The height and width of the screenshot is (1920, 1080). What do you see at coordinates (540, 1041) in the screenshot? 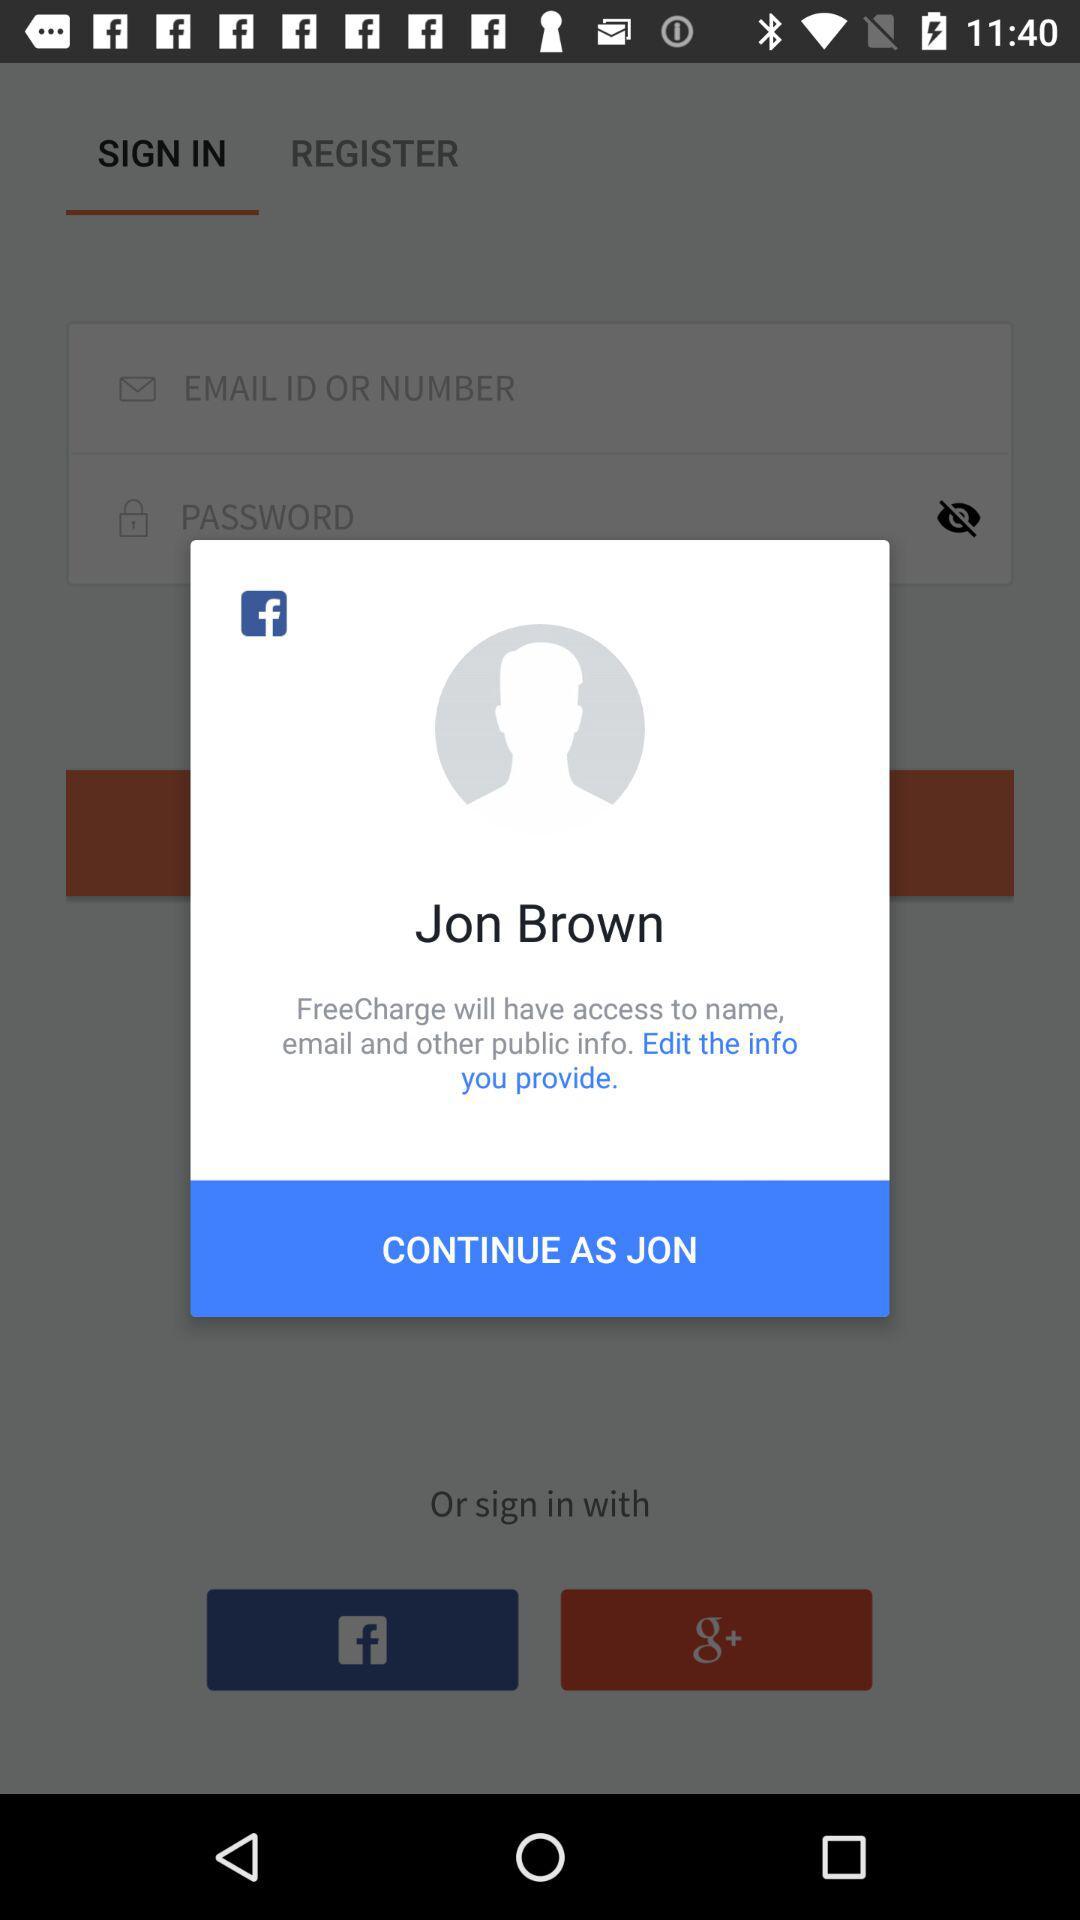
I see `the freecharge will have item` at bounding box center [540, 1041].